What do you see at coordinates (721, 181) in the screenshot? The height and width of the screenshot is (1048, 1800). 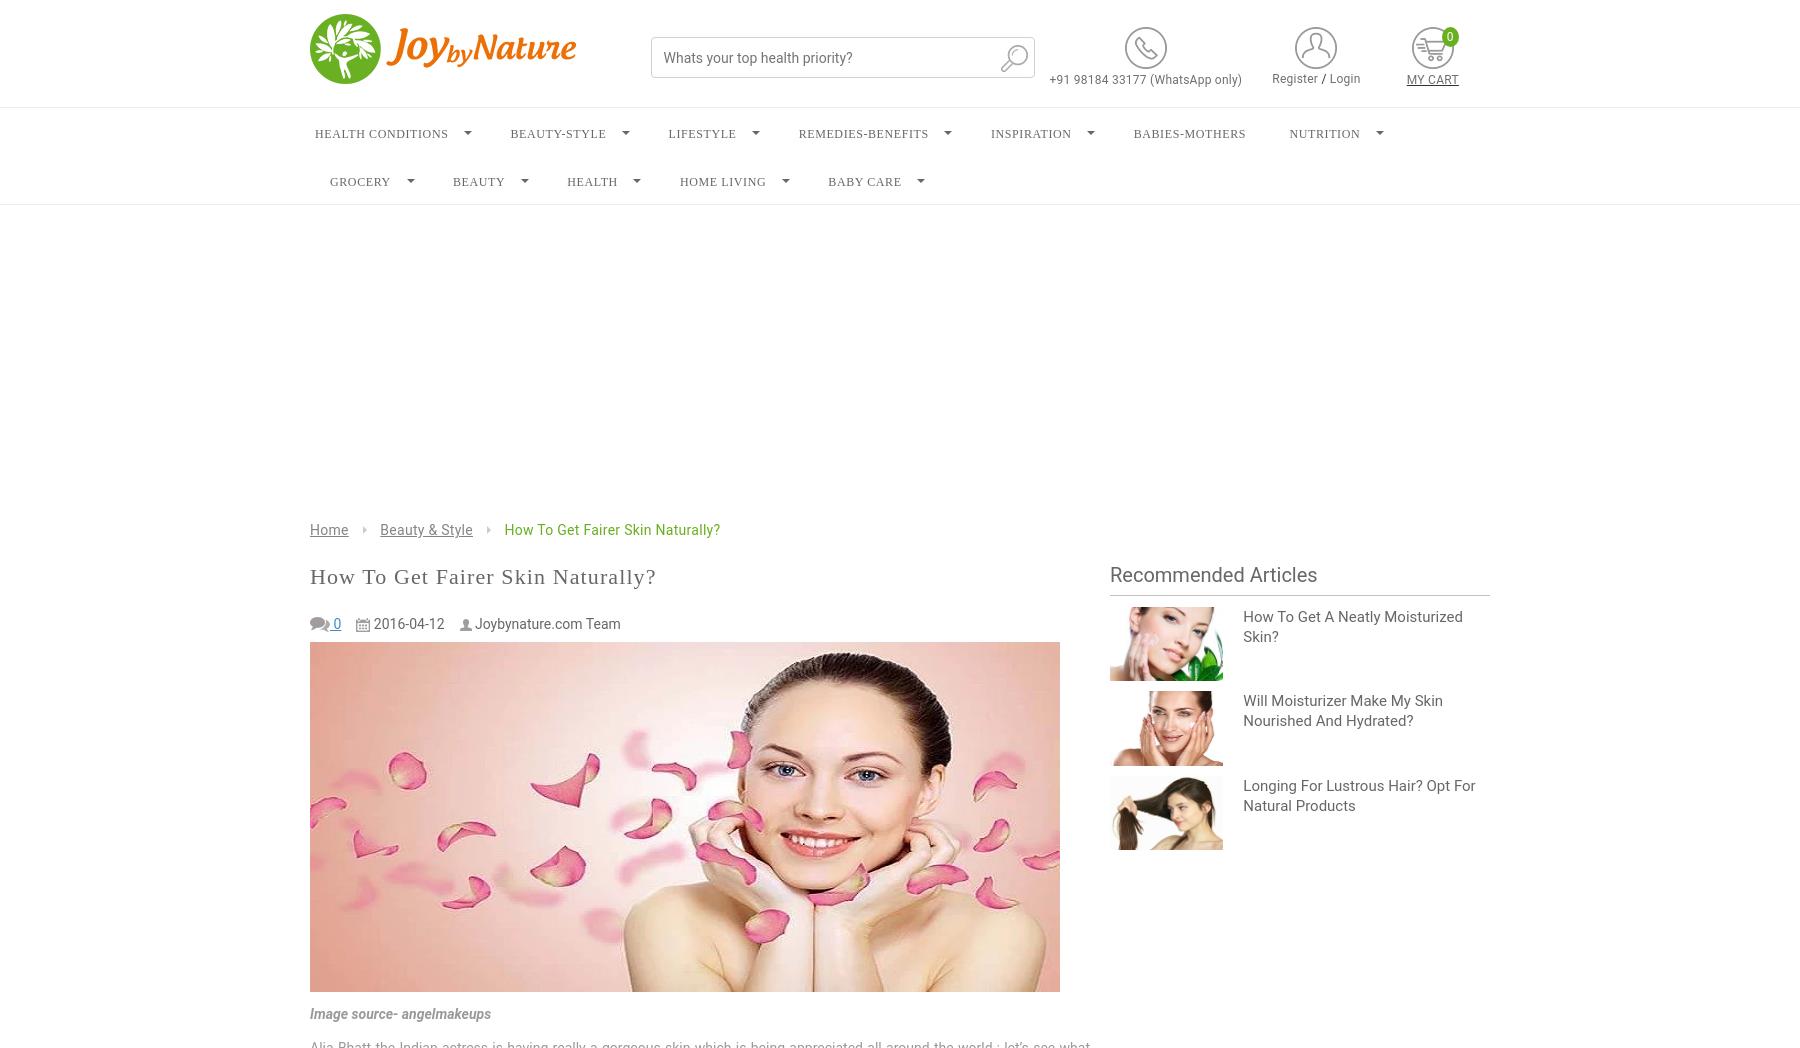 I see `'Home Living'` at bounding box center [721, 181].